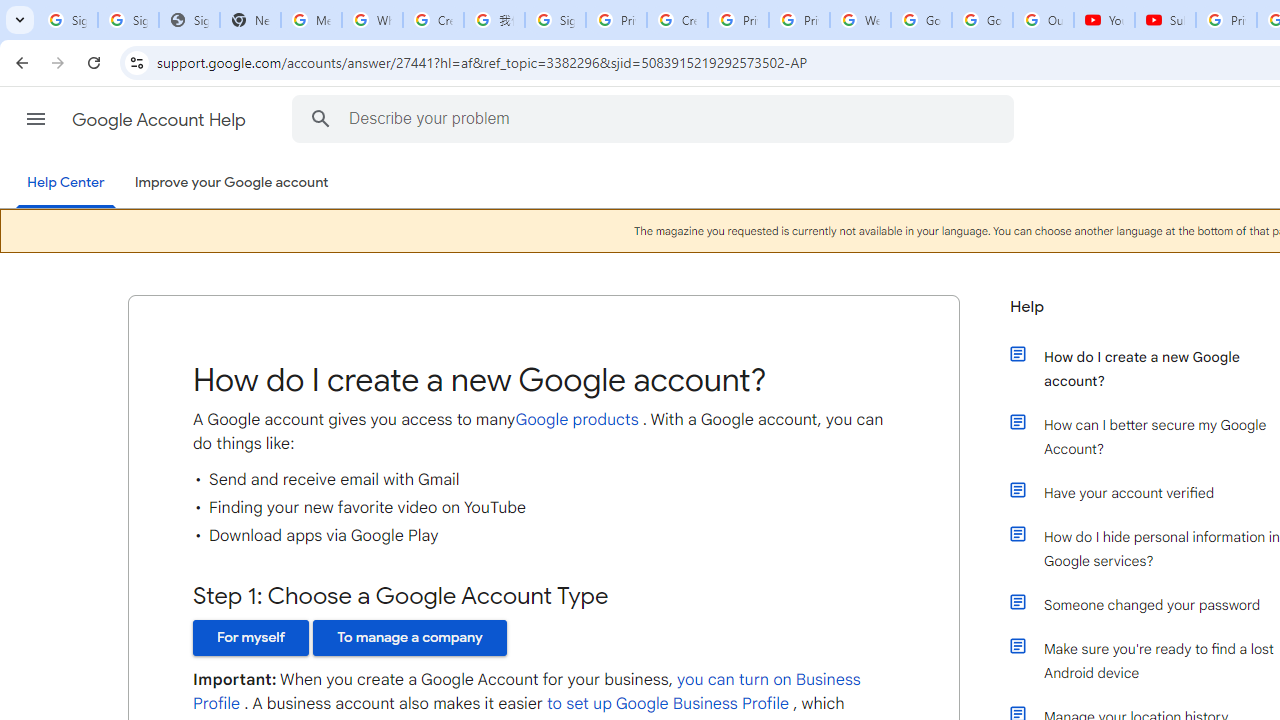 This screenshot has width=1280, height=720. Describe the element at coordinates (20, 20) in the screenshot. I see `'Search tabs'` at that location.